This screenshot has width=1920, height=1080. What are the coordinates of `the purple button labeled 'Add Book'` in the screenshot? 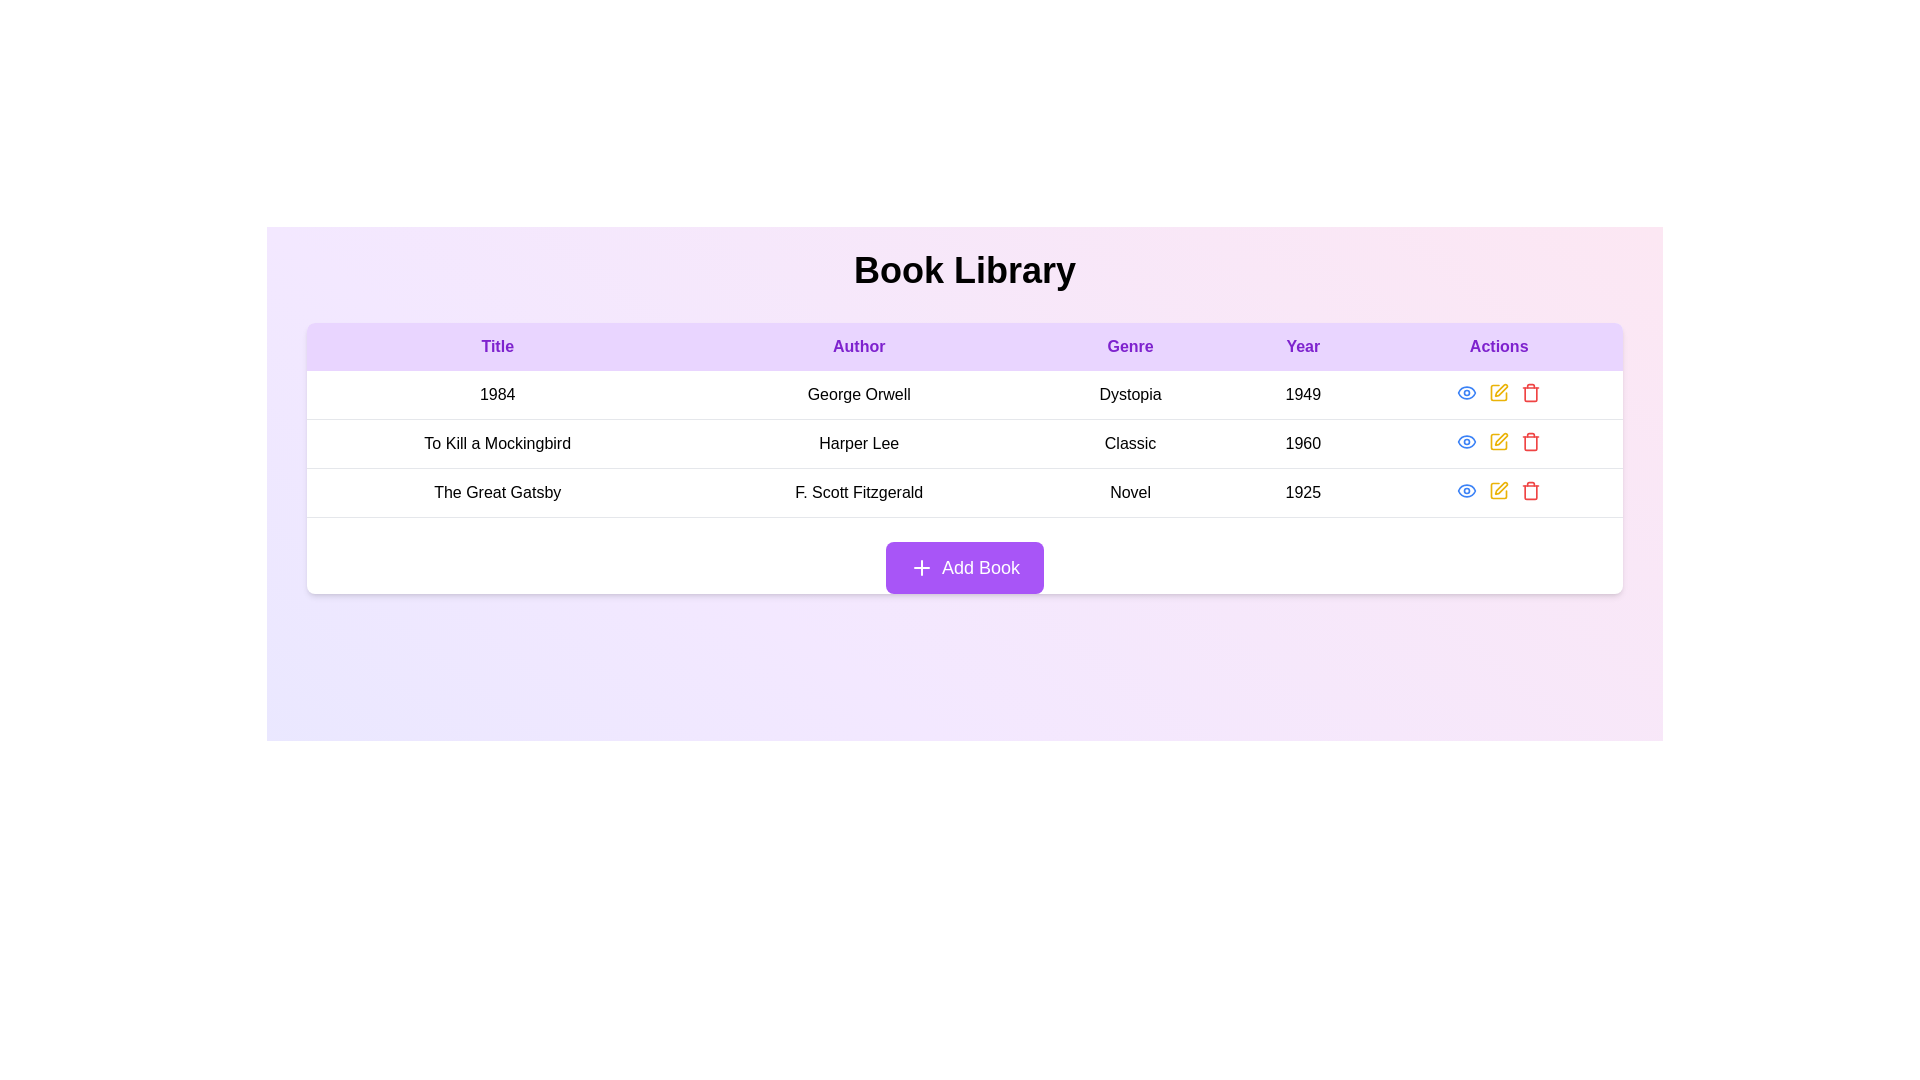 It's located at (964, 567).